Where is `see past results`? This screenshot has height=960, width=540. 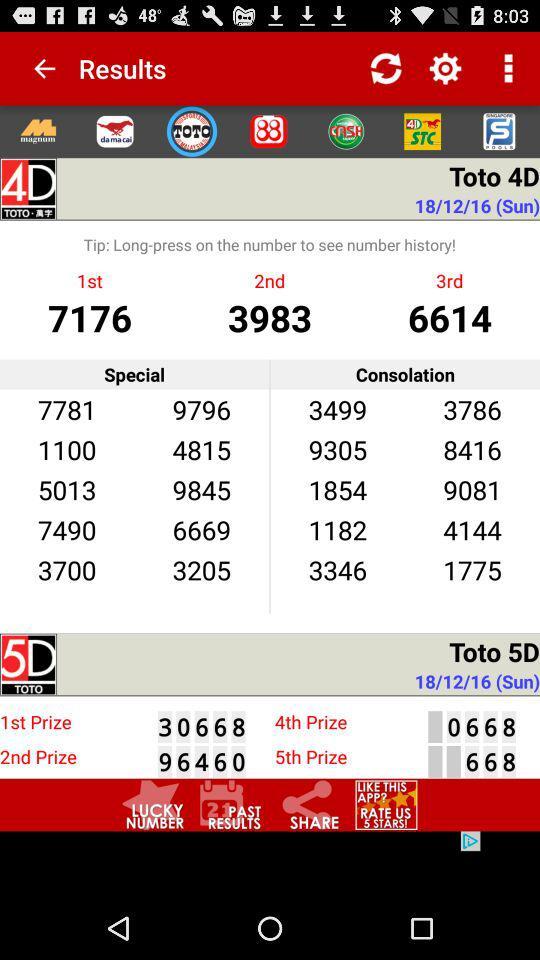 see past results is located at coordinates (230, 805).